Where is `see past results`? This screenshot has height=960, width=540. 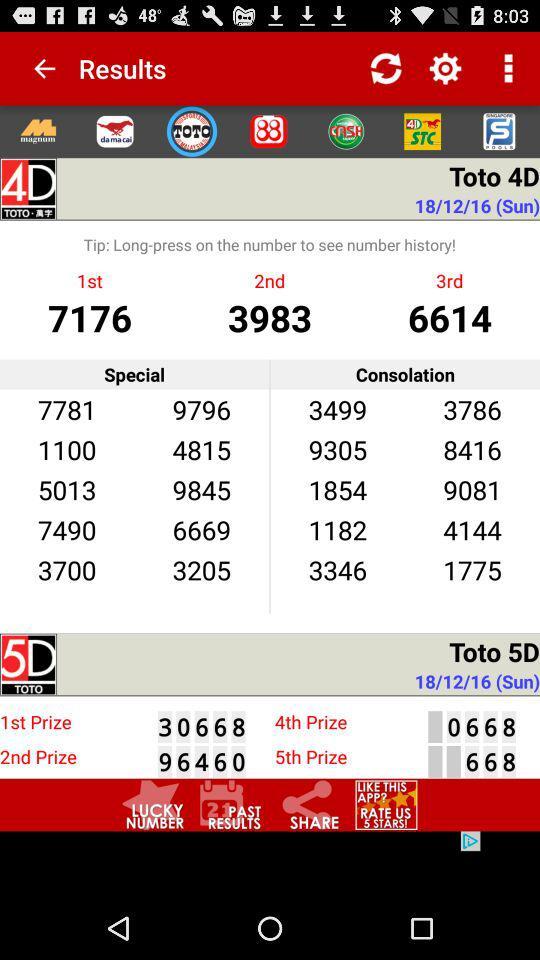 see past results is located at coordinates (230, 805).